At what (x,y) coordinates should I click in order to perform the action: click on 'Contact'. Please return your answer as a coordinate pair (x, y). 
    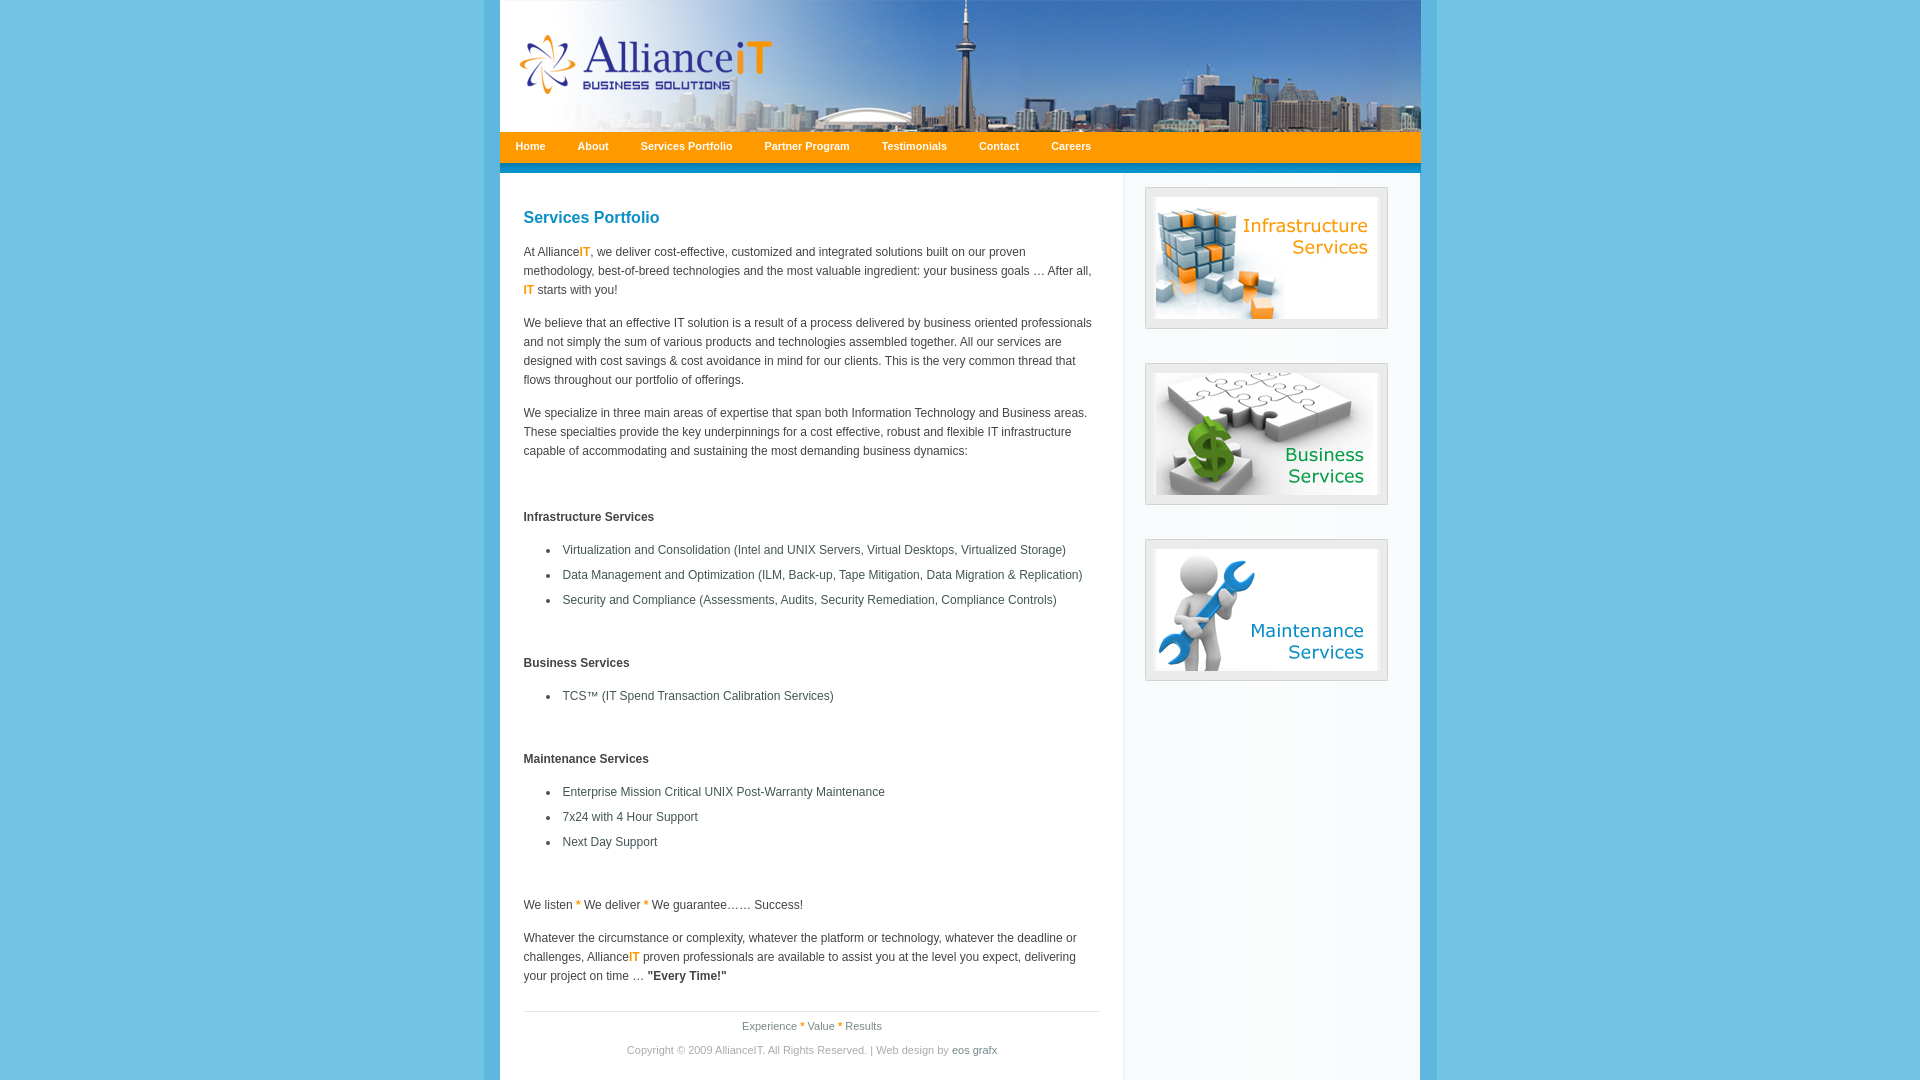
    Looking at the image, I should click on (963, 145).